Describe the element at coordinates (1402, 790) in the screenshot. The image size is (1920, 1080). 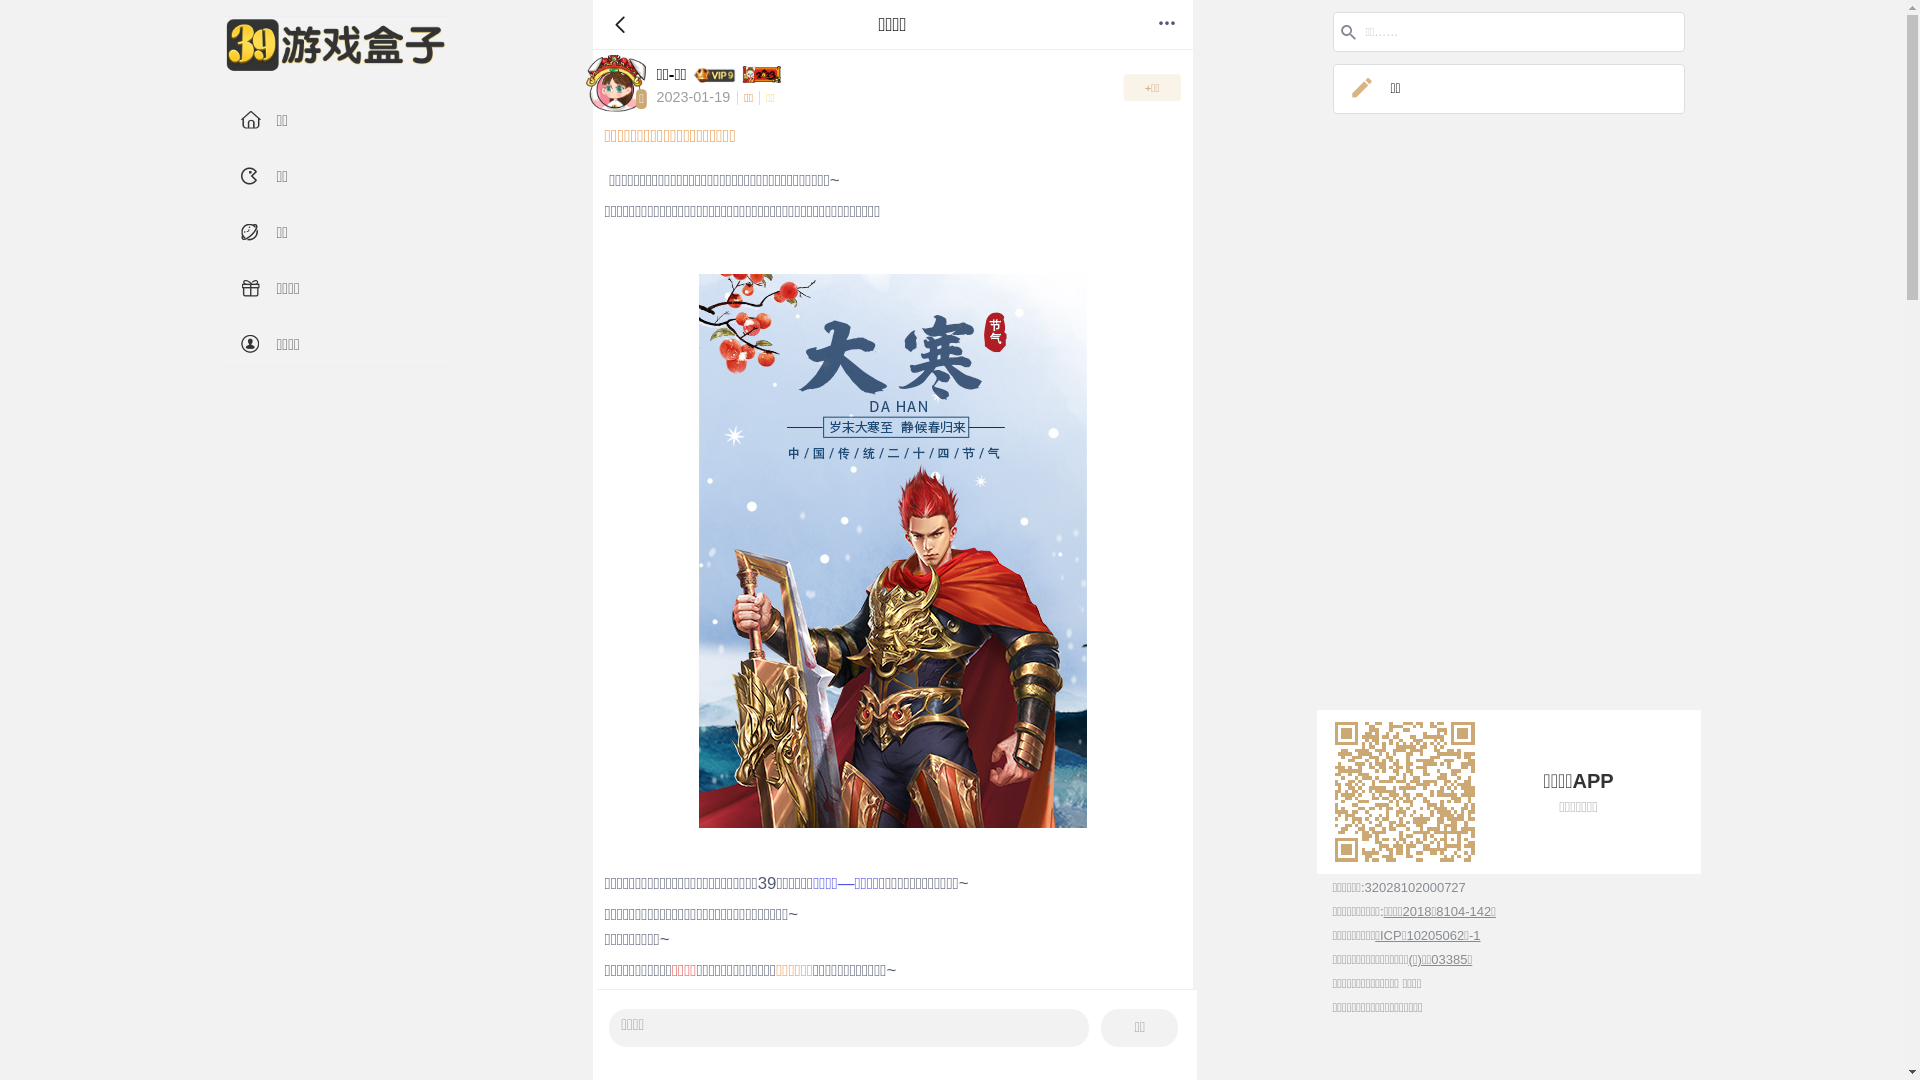
I see `'https://bbs.3975.com/interface/package-app-link'` at that location.